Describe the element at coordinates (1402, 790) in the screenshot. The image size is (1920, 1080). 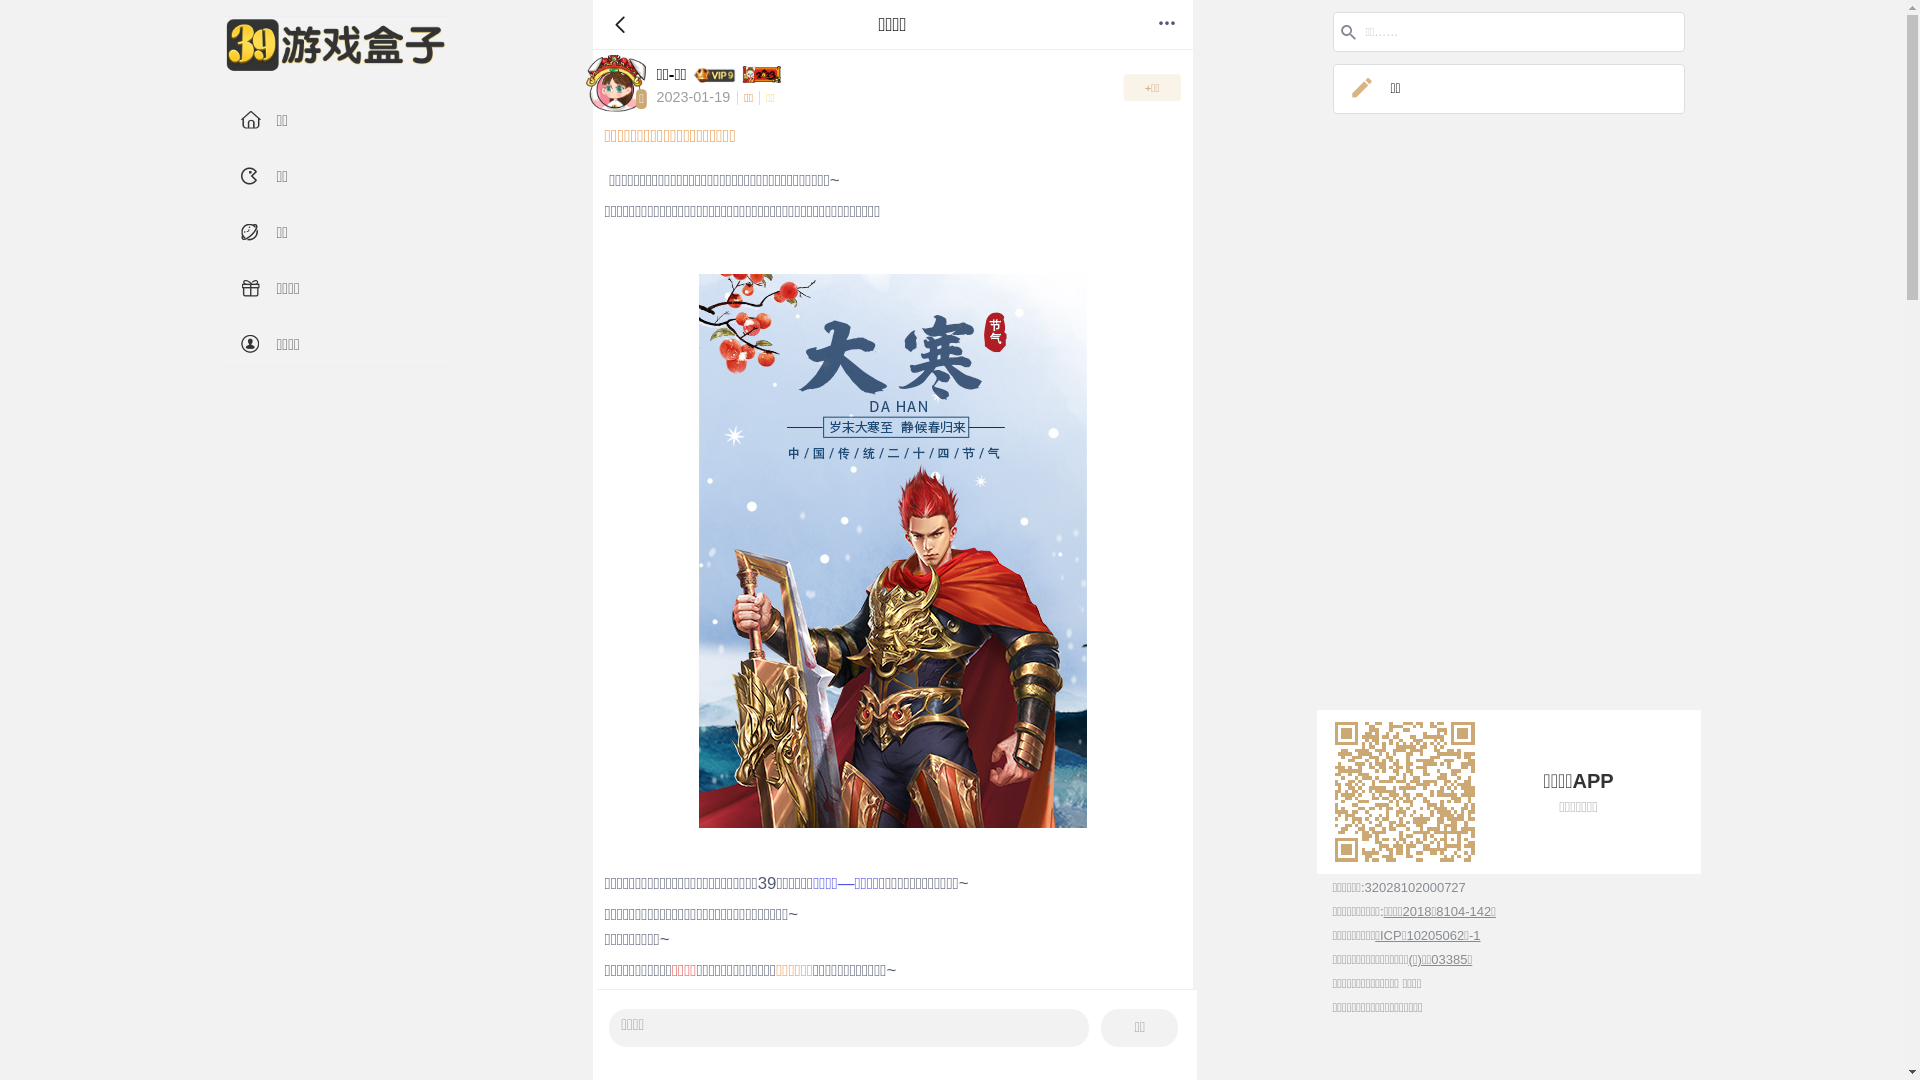
I see `'https://bbs.3975.com/interface/package-app-link'` at that location.